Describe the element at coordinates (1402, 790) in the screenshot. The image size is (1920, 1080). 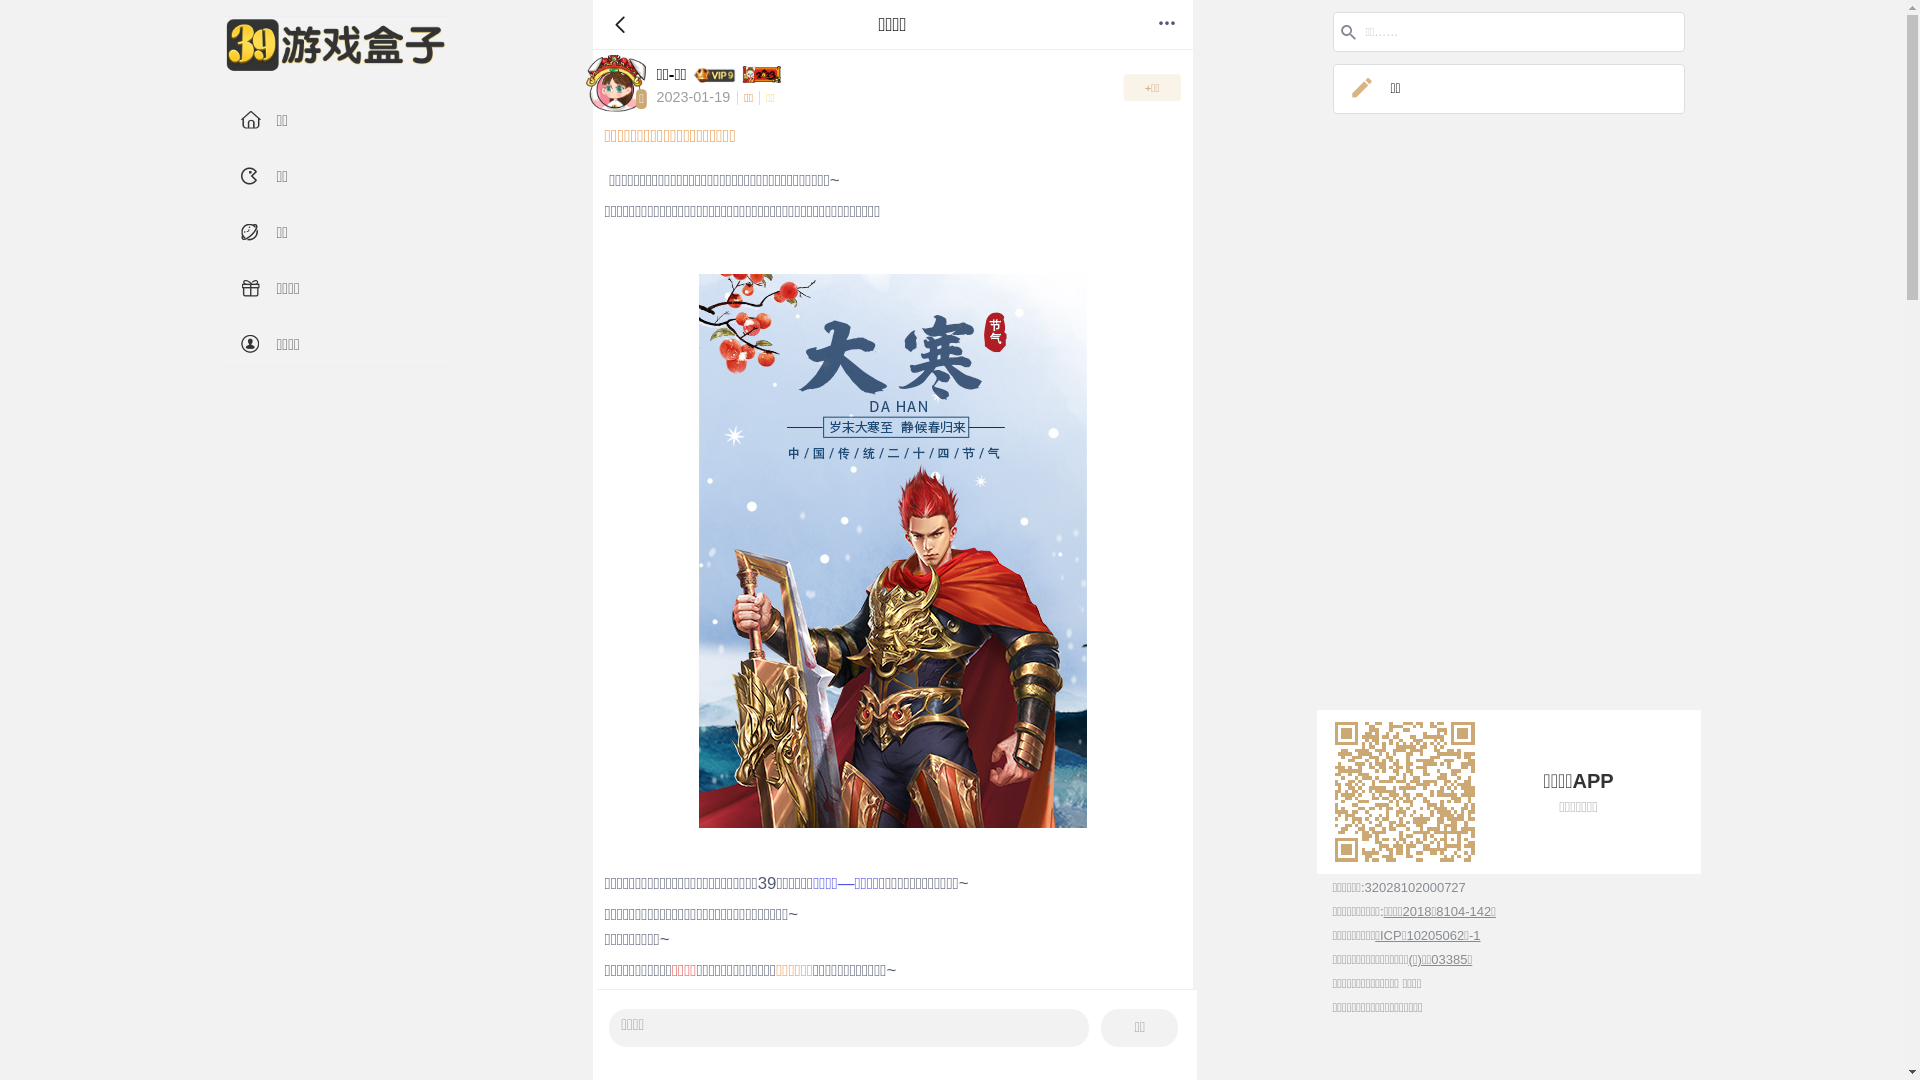
I see `'https://bbs.3975.com/interface/package-app-link'` at that location.